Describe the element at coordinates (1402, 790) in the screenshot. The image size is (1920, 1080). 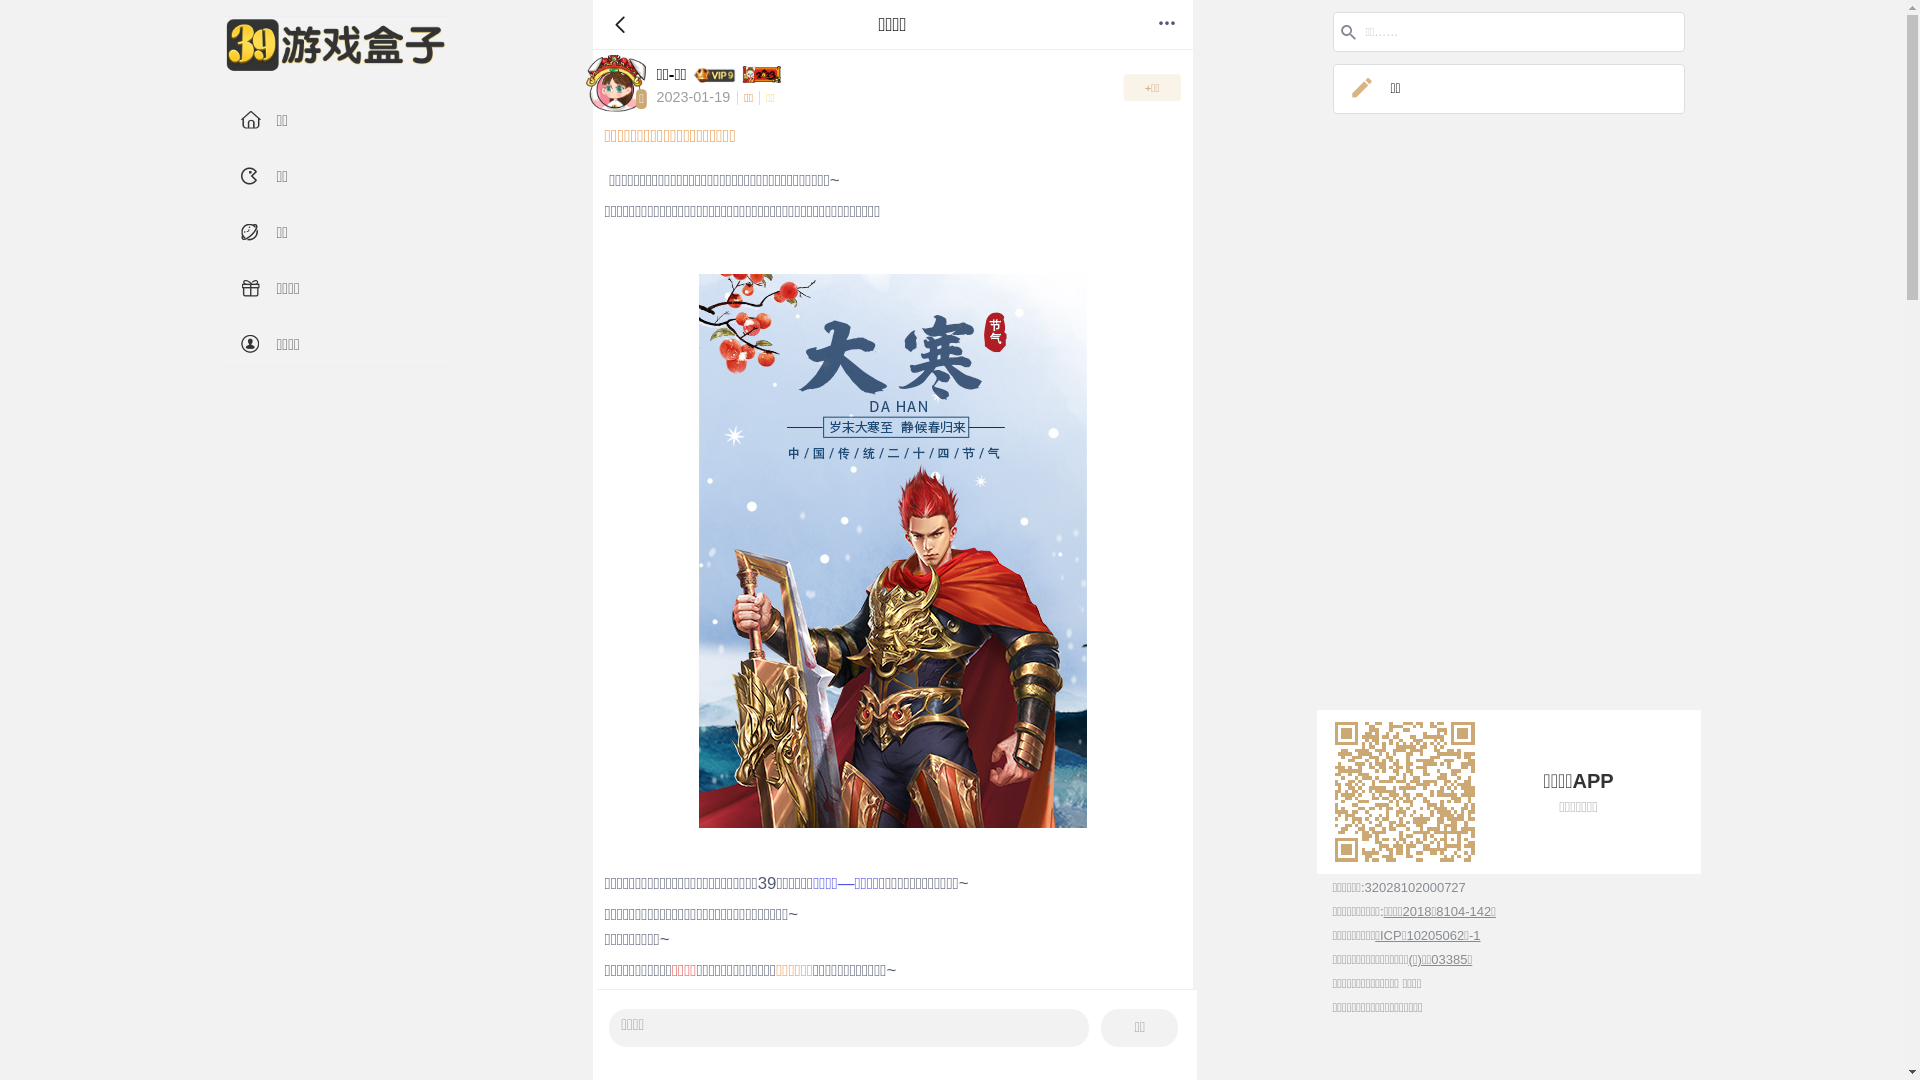
I see `'https://bbs.3975.com/interface/package-app-link'` at that location.